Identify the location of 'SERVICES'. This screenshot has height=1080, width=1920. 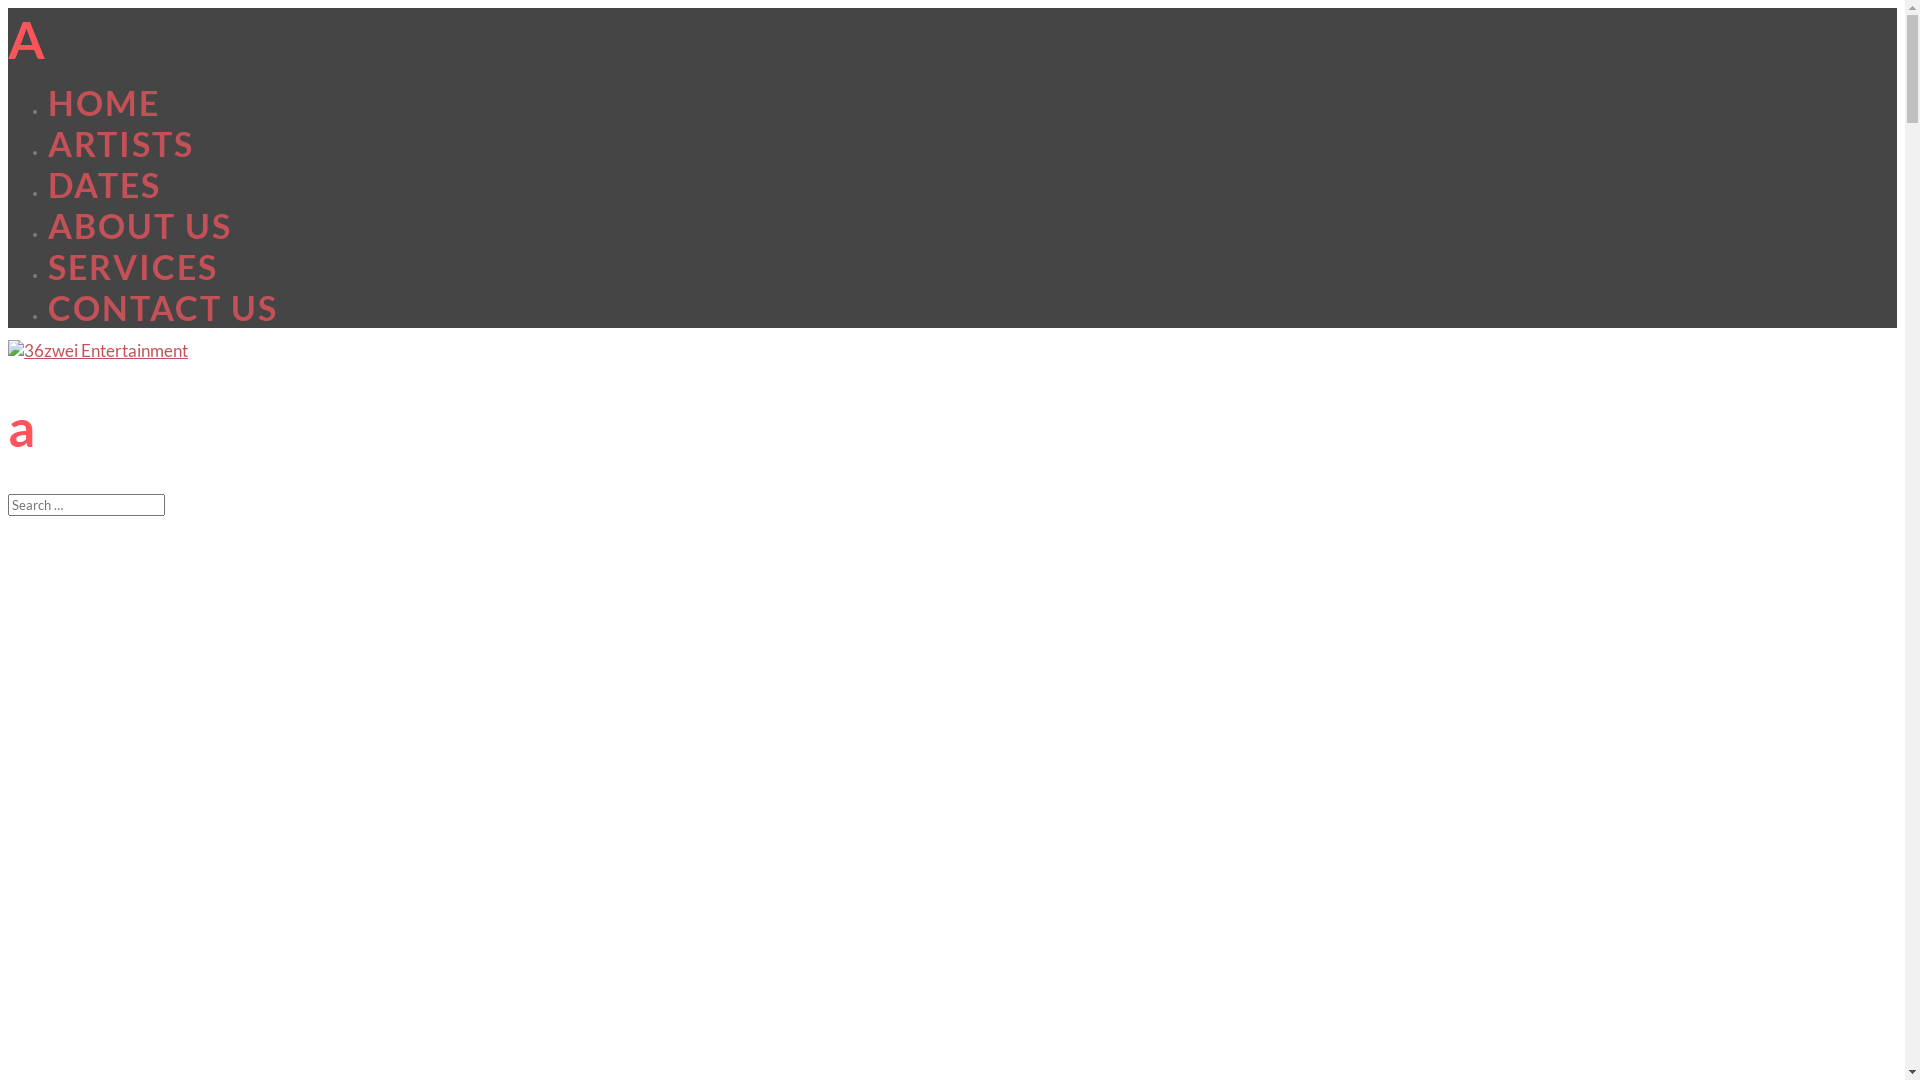
(132, 265).